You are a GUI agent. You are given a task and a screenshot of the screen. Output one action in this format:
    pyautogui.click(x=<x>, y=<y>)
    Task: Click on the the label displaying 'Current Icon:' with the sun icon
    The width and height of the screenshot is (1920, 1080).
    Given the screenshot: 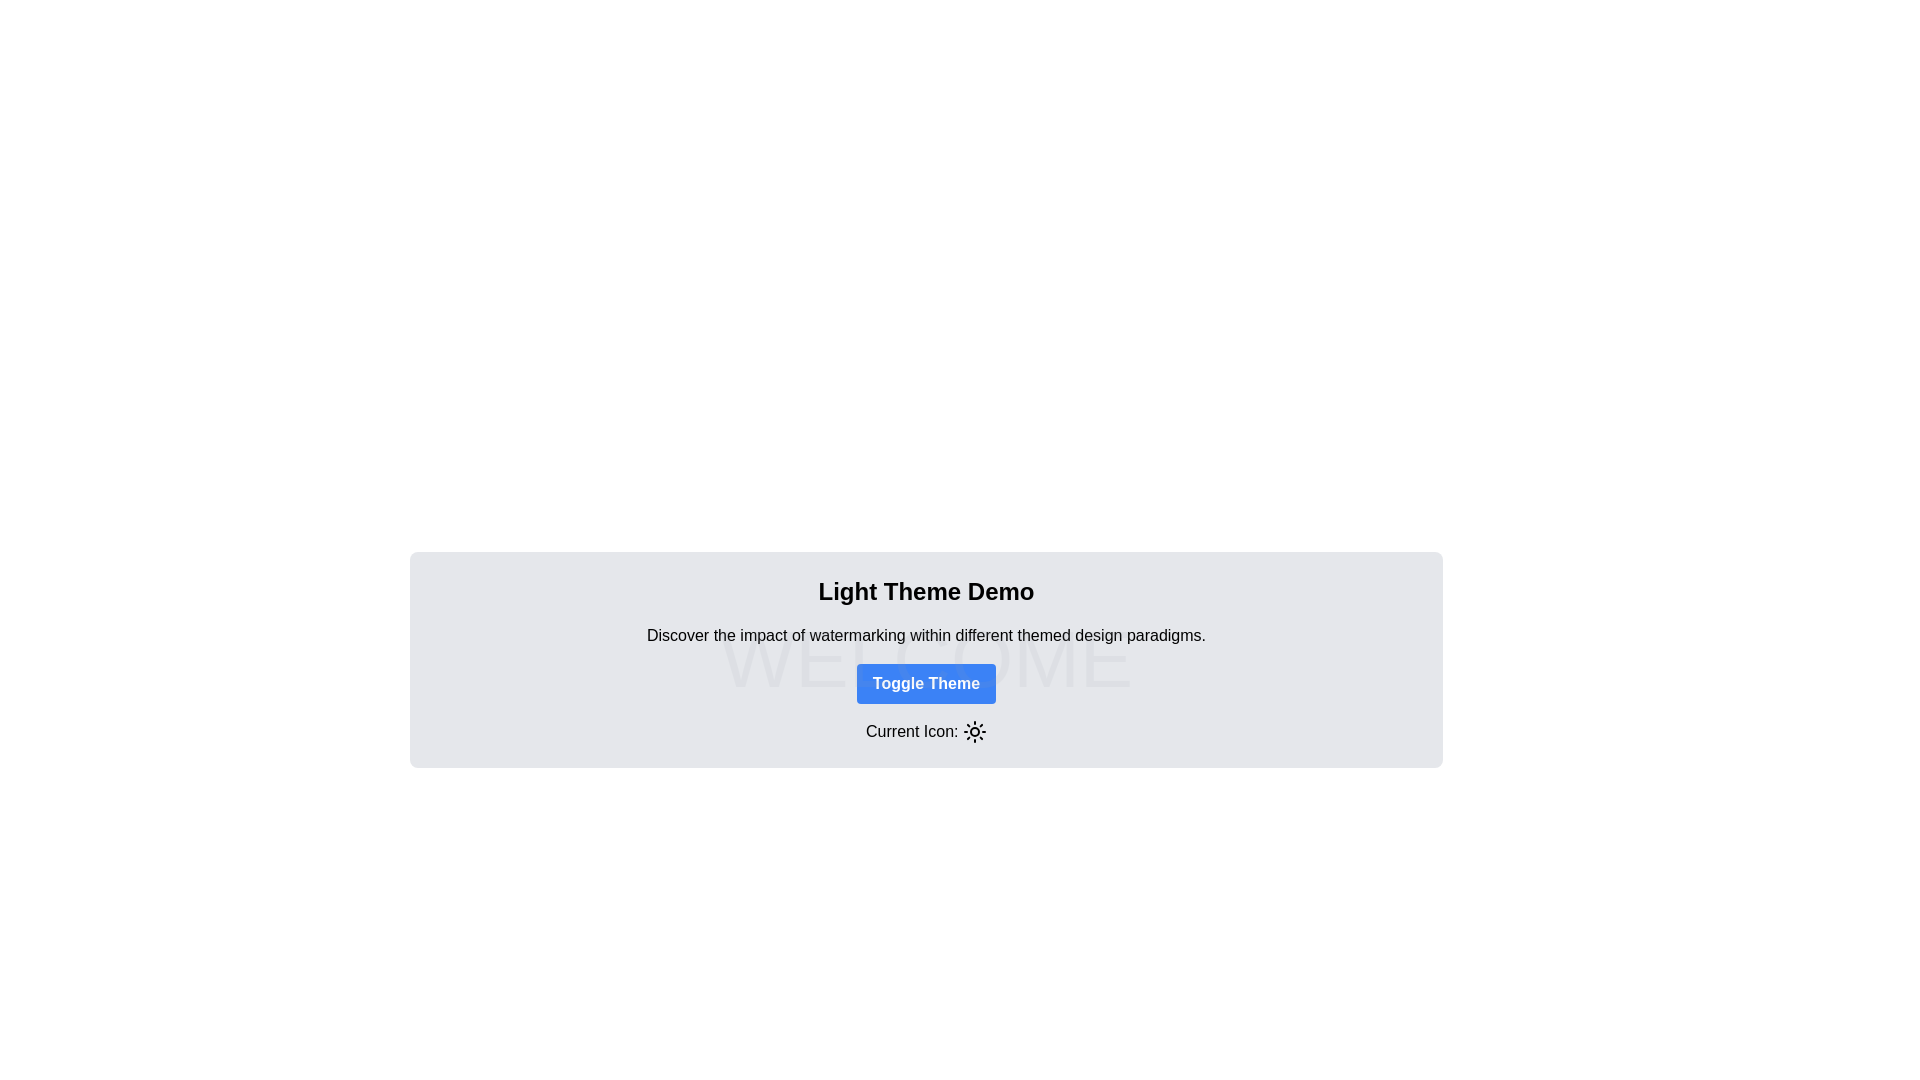 What is the action you would take?
    pyautogui.click(x=925, y=731)
    